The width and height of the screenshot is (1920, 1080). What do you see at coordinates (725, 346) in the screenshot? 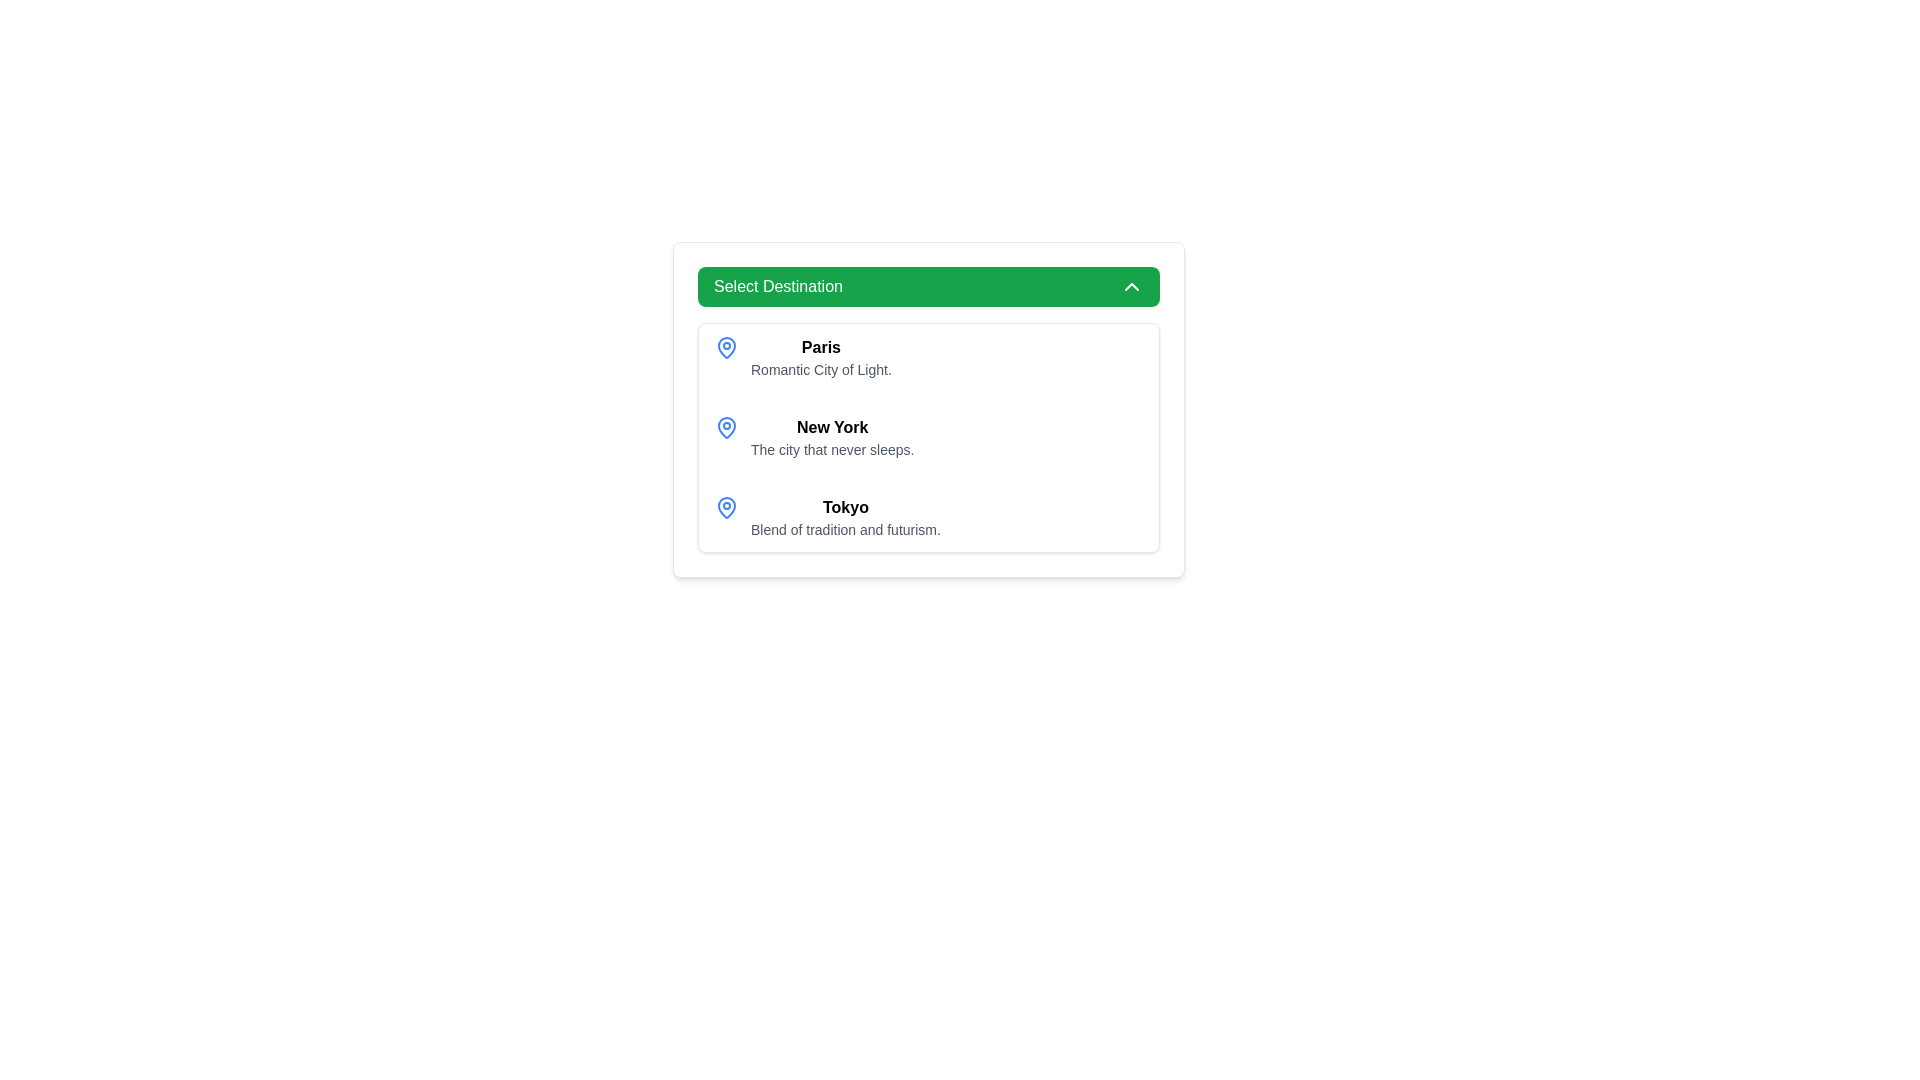
I see `the blue location pin icon located to the left of the text 'New York' in the list of selectable destinations` at bounding box center [725, 346].